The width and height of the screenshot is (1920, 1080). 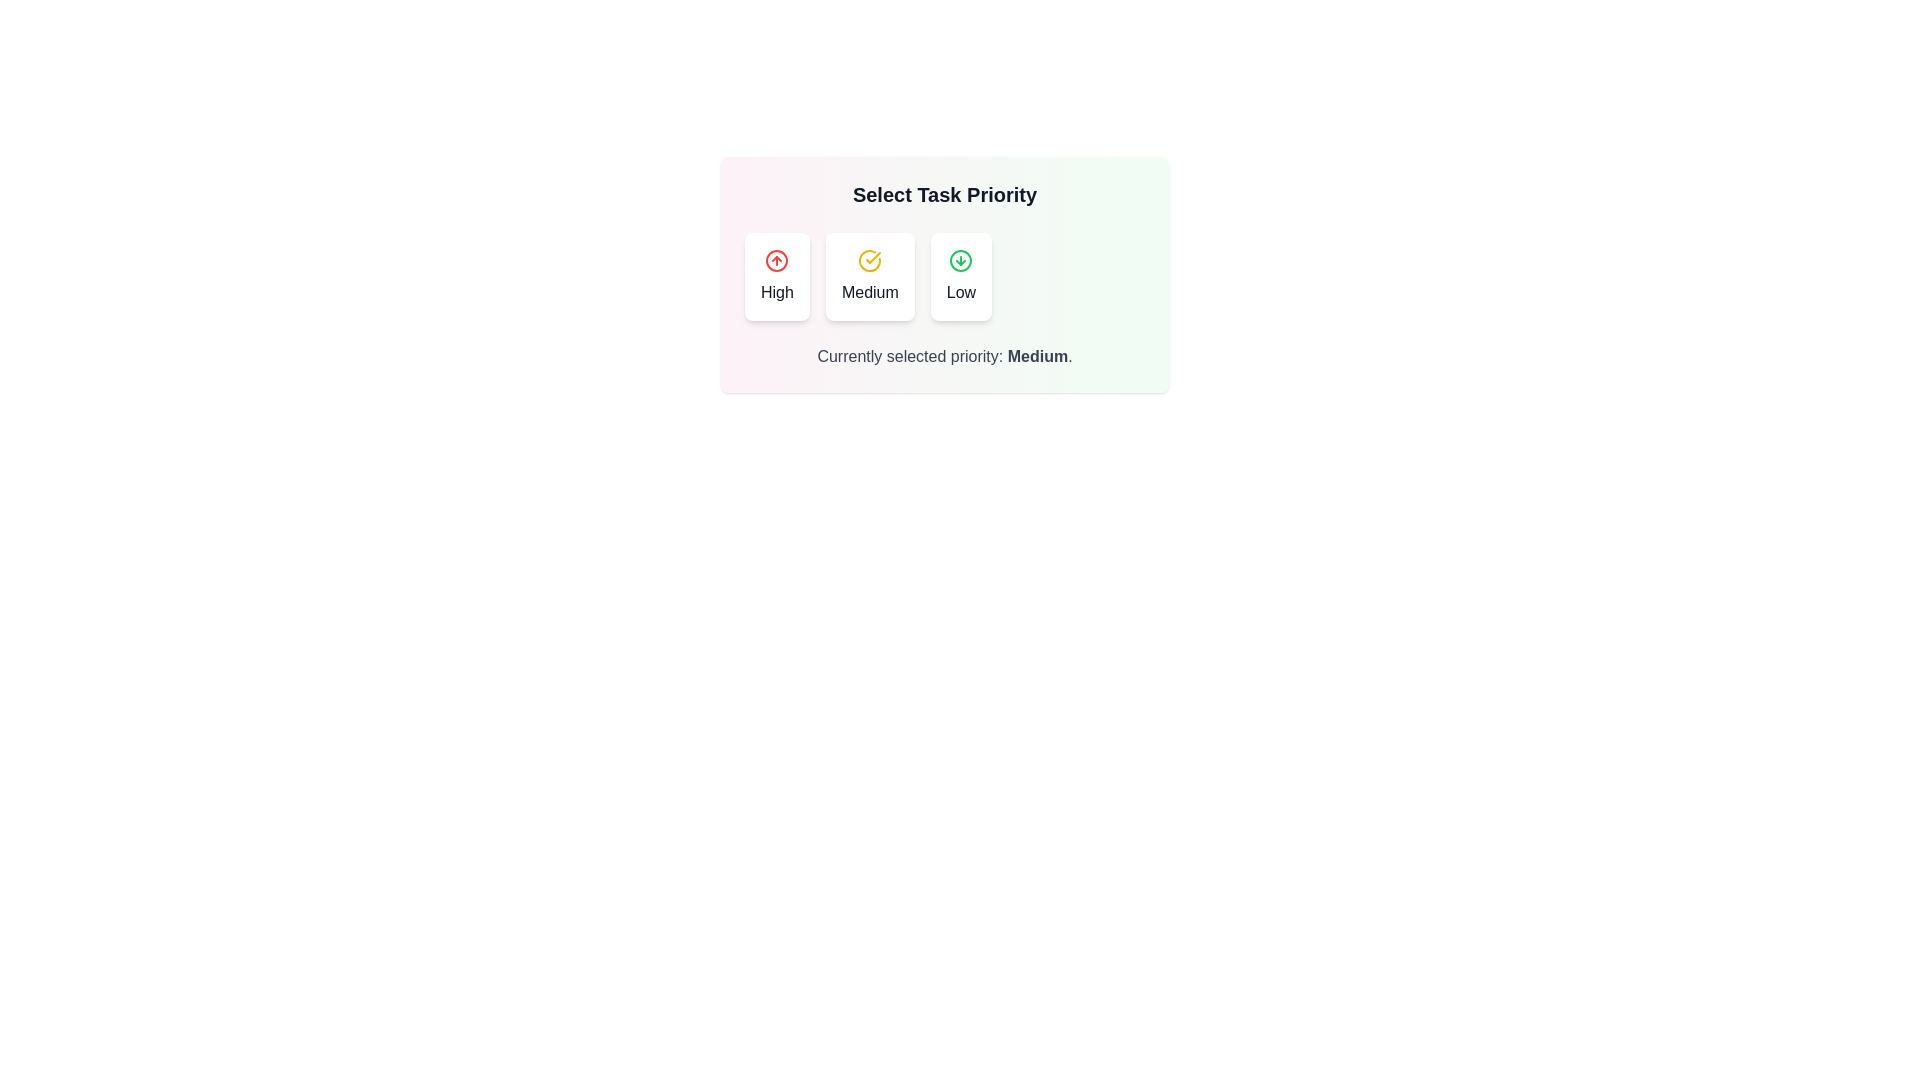 I want to click on the priority option labeled Low to observe its hover effect, so click(x=961, y=277).